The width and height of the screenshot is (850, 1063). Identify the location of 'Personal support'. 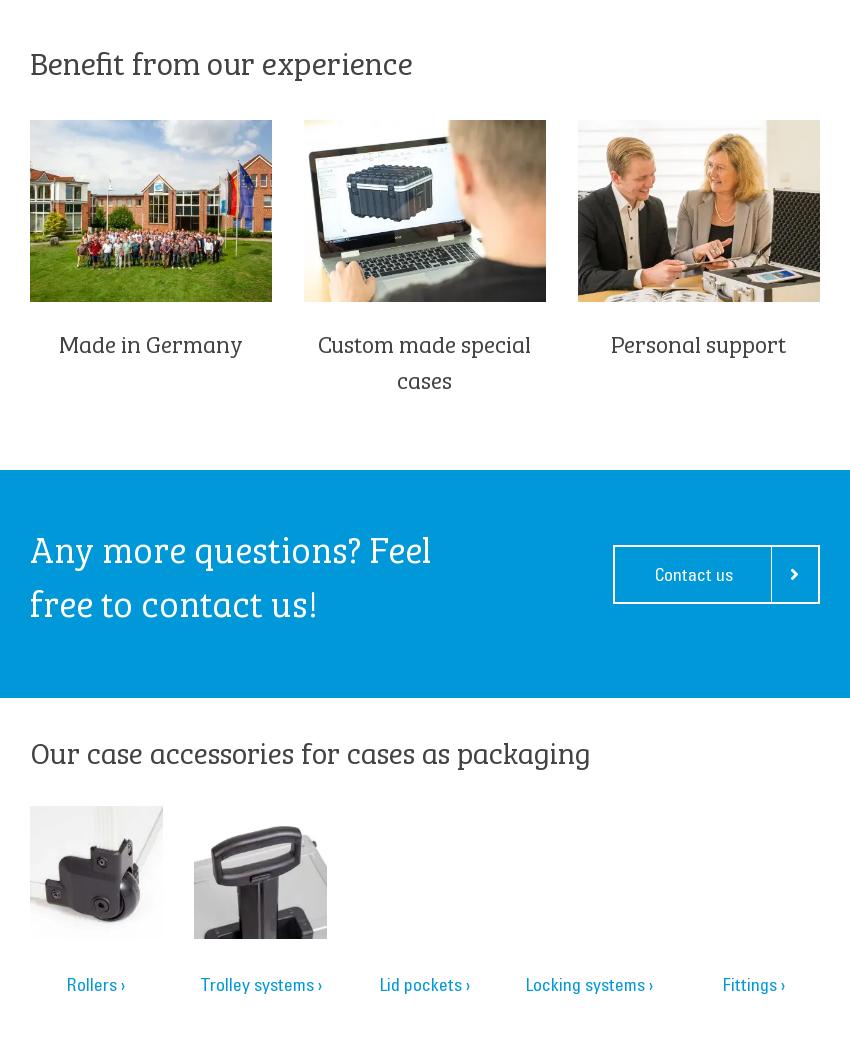
(697, 342).